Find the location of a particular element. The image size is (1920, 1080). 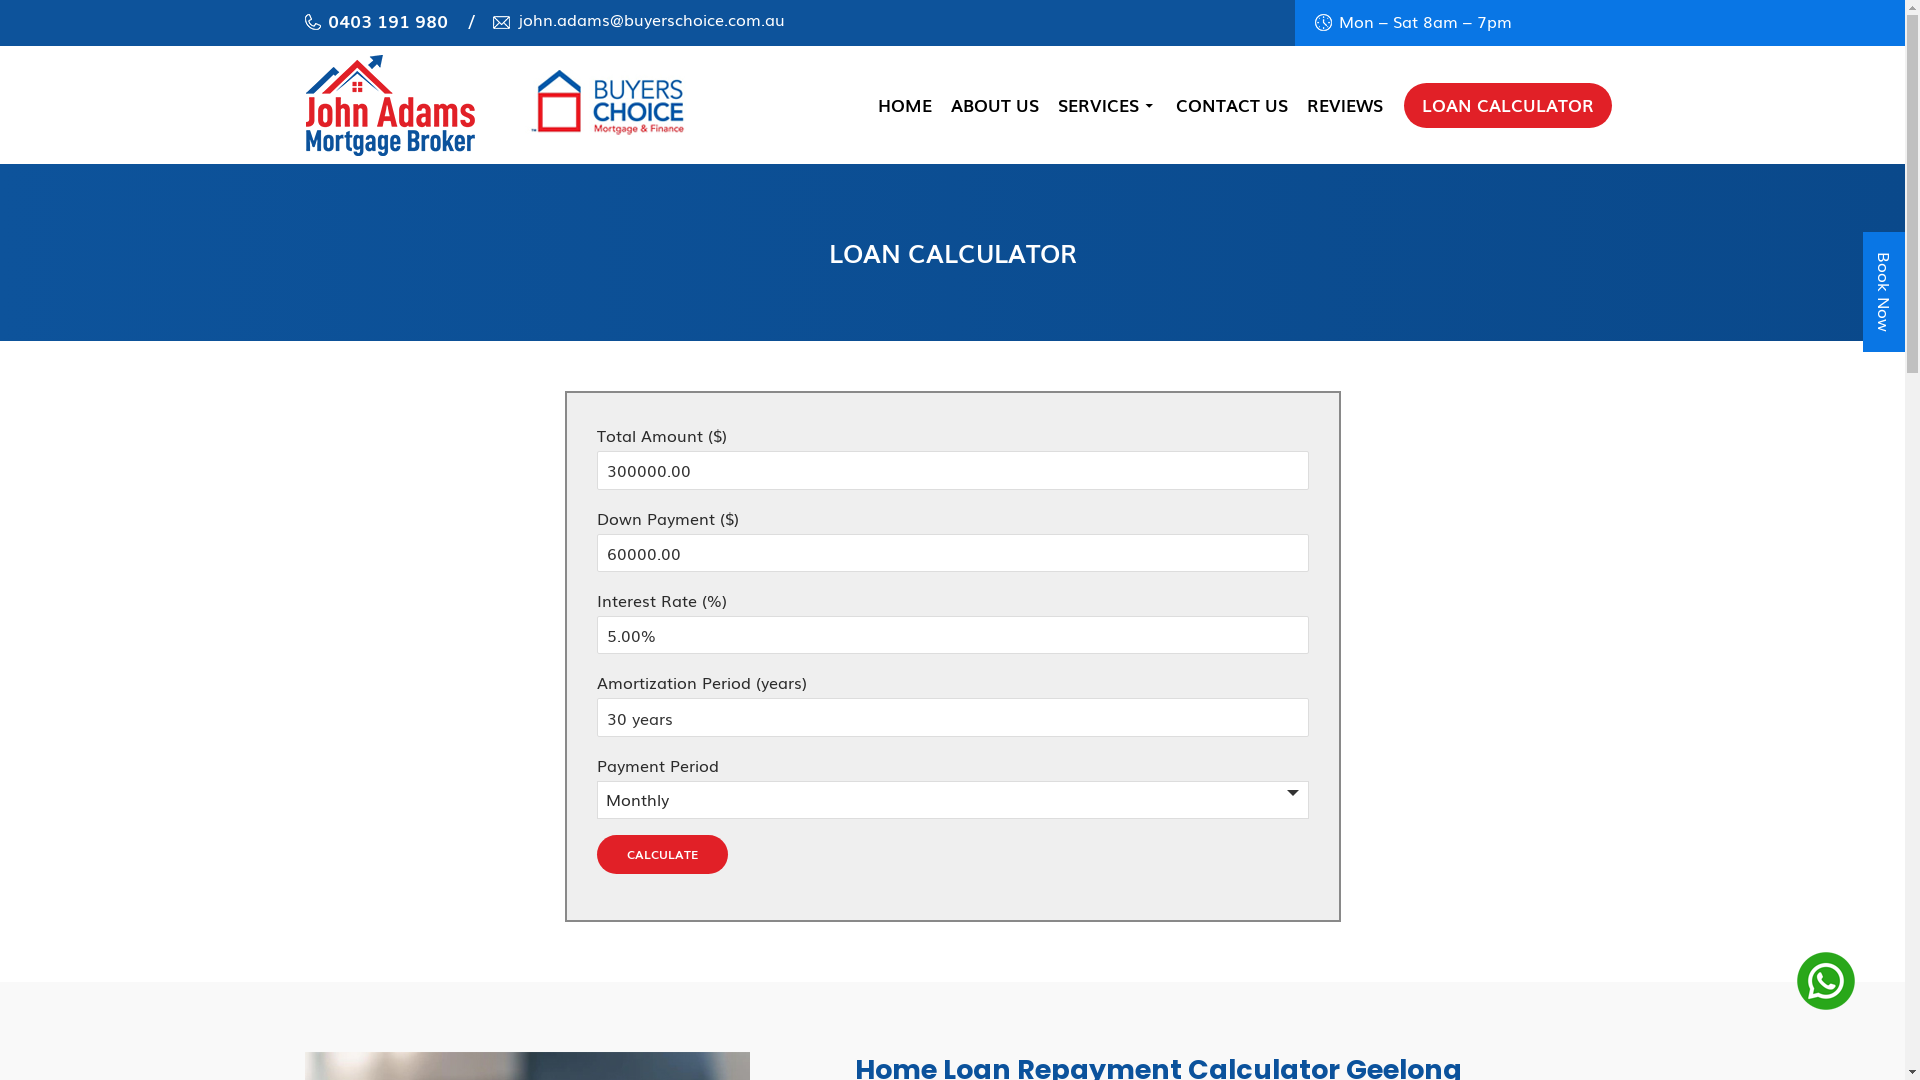

'REVIEWS' is located at coordinates (1297, 104).